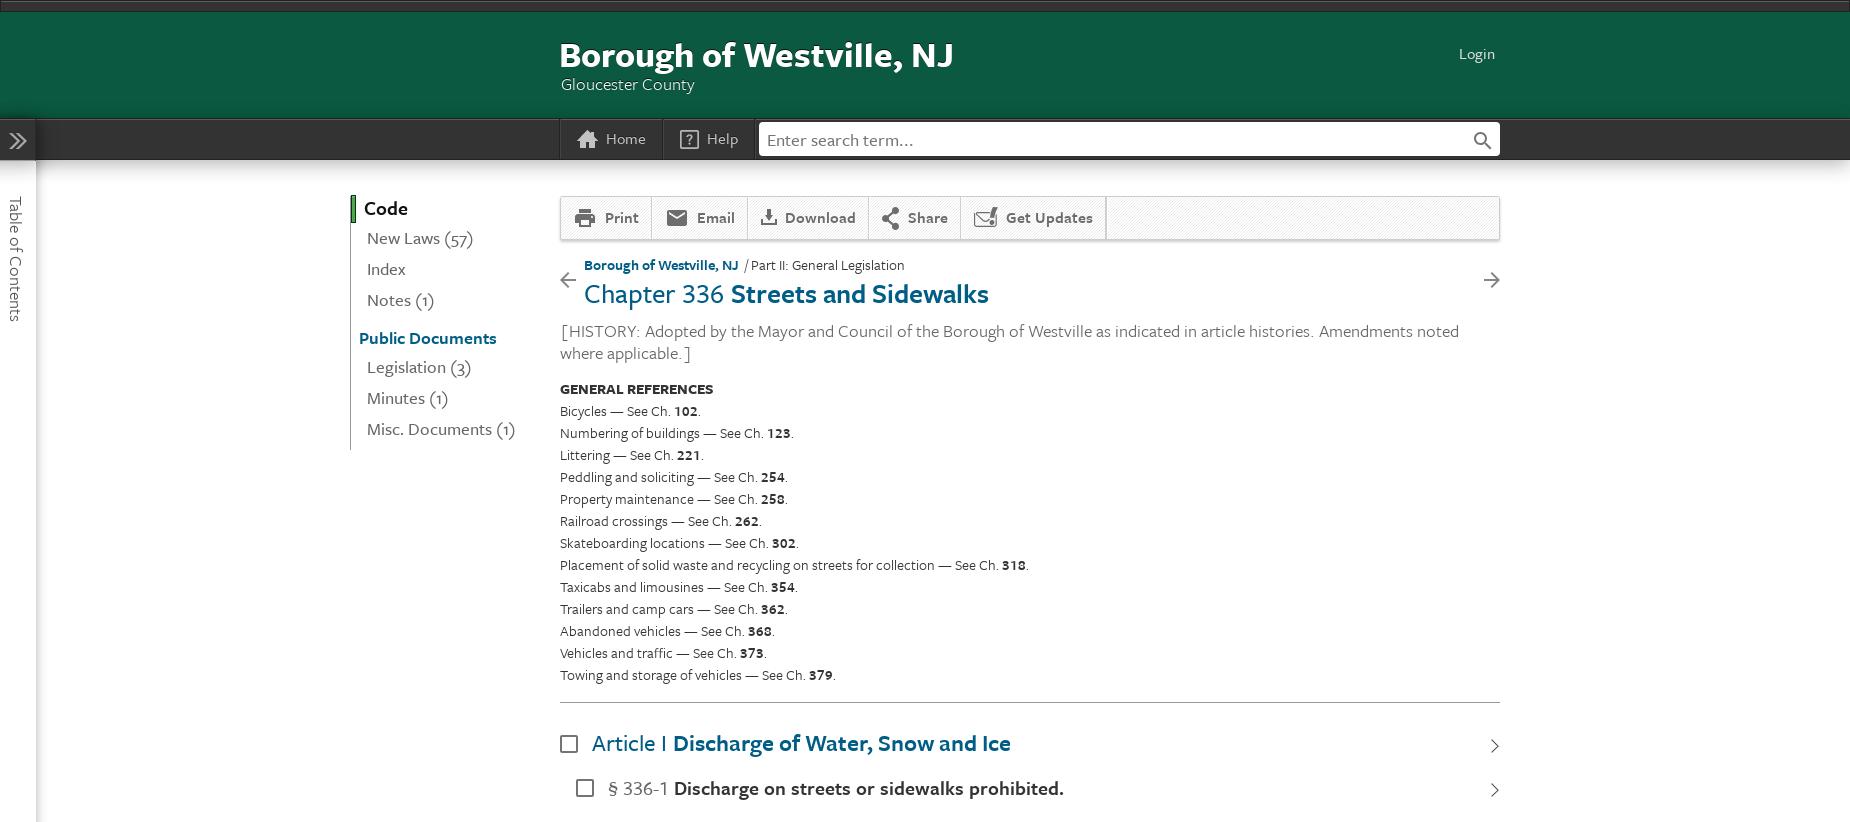 The image size is (1850, 822). Describe the element at coordinates (629, 740) in the screenshot. I see `'Article I'` at that location.